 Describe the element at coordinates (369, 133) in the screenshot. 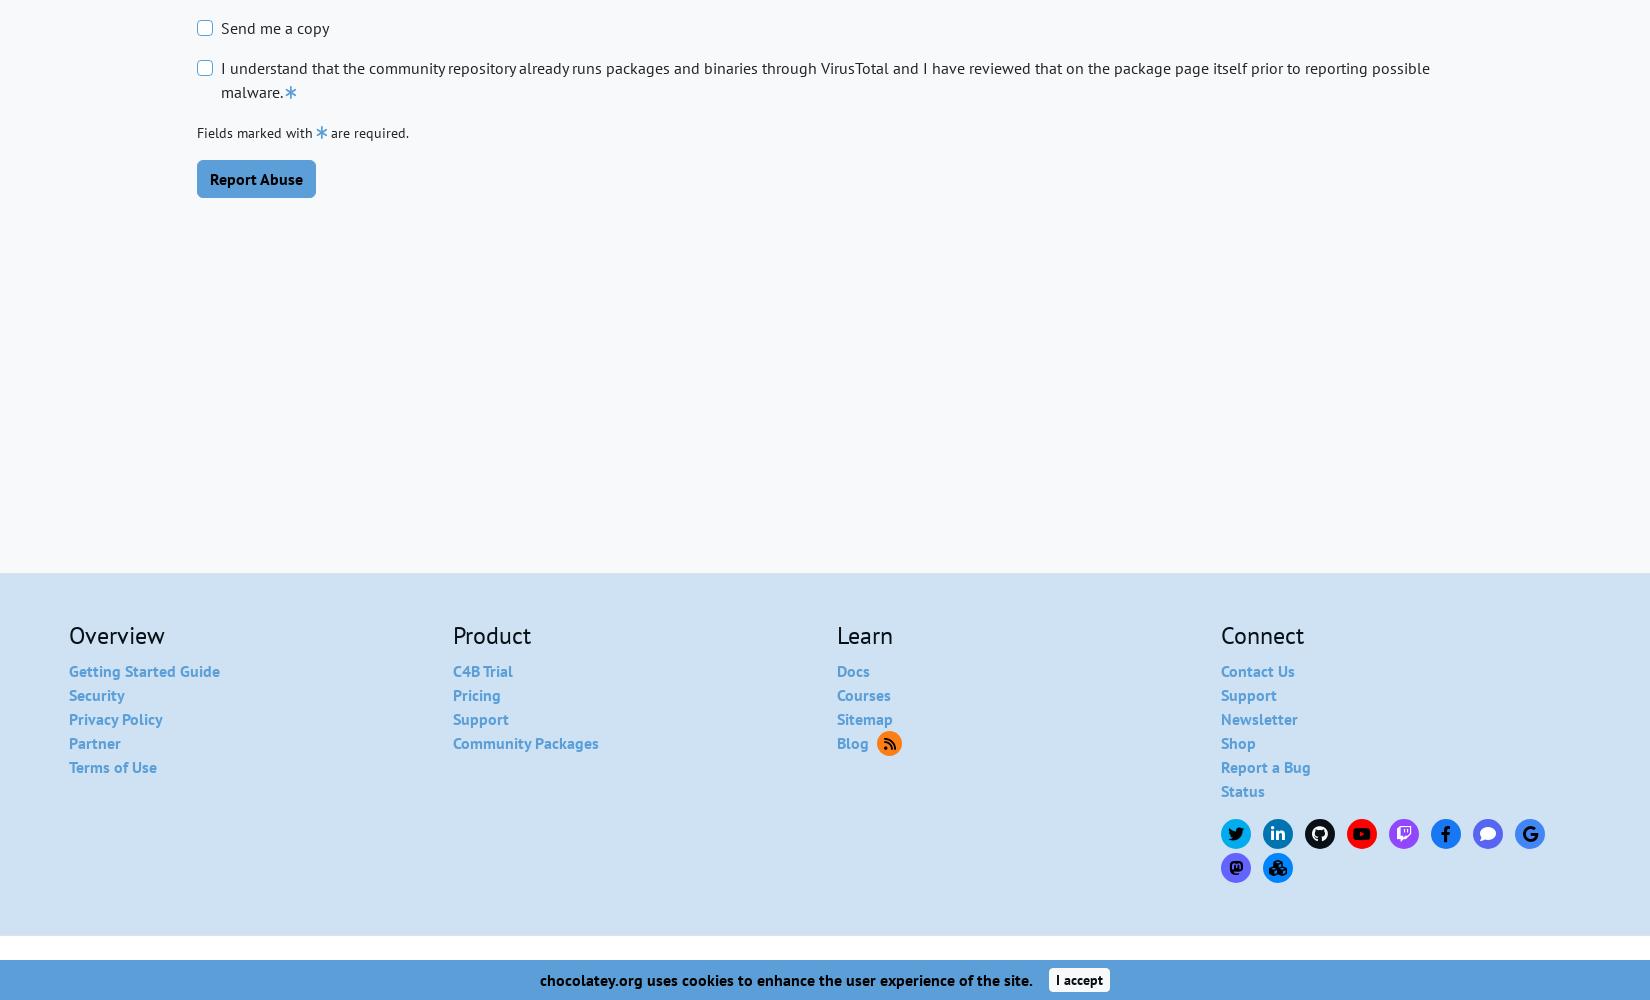

I see `'are required.'` at that location.